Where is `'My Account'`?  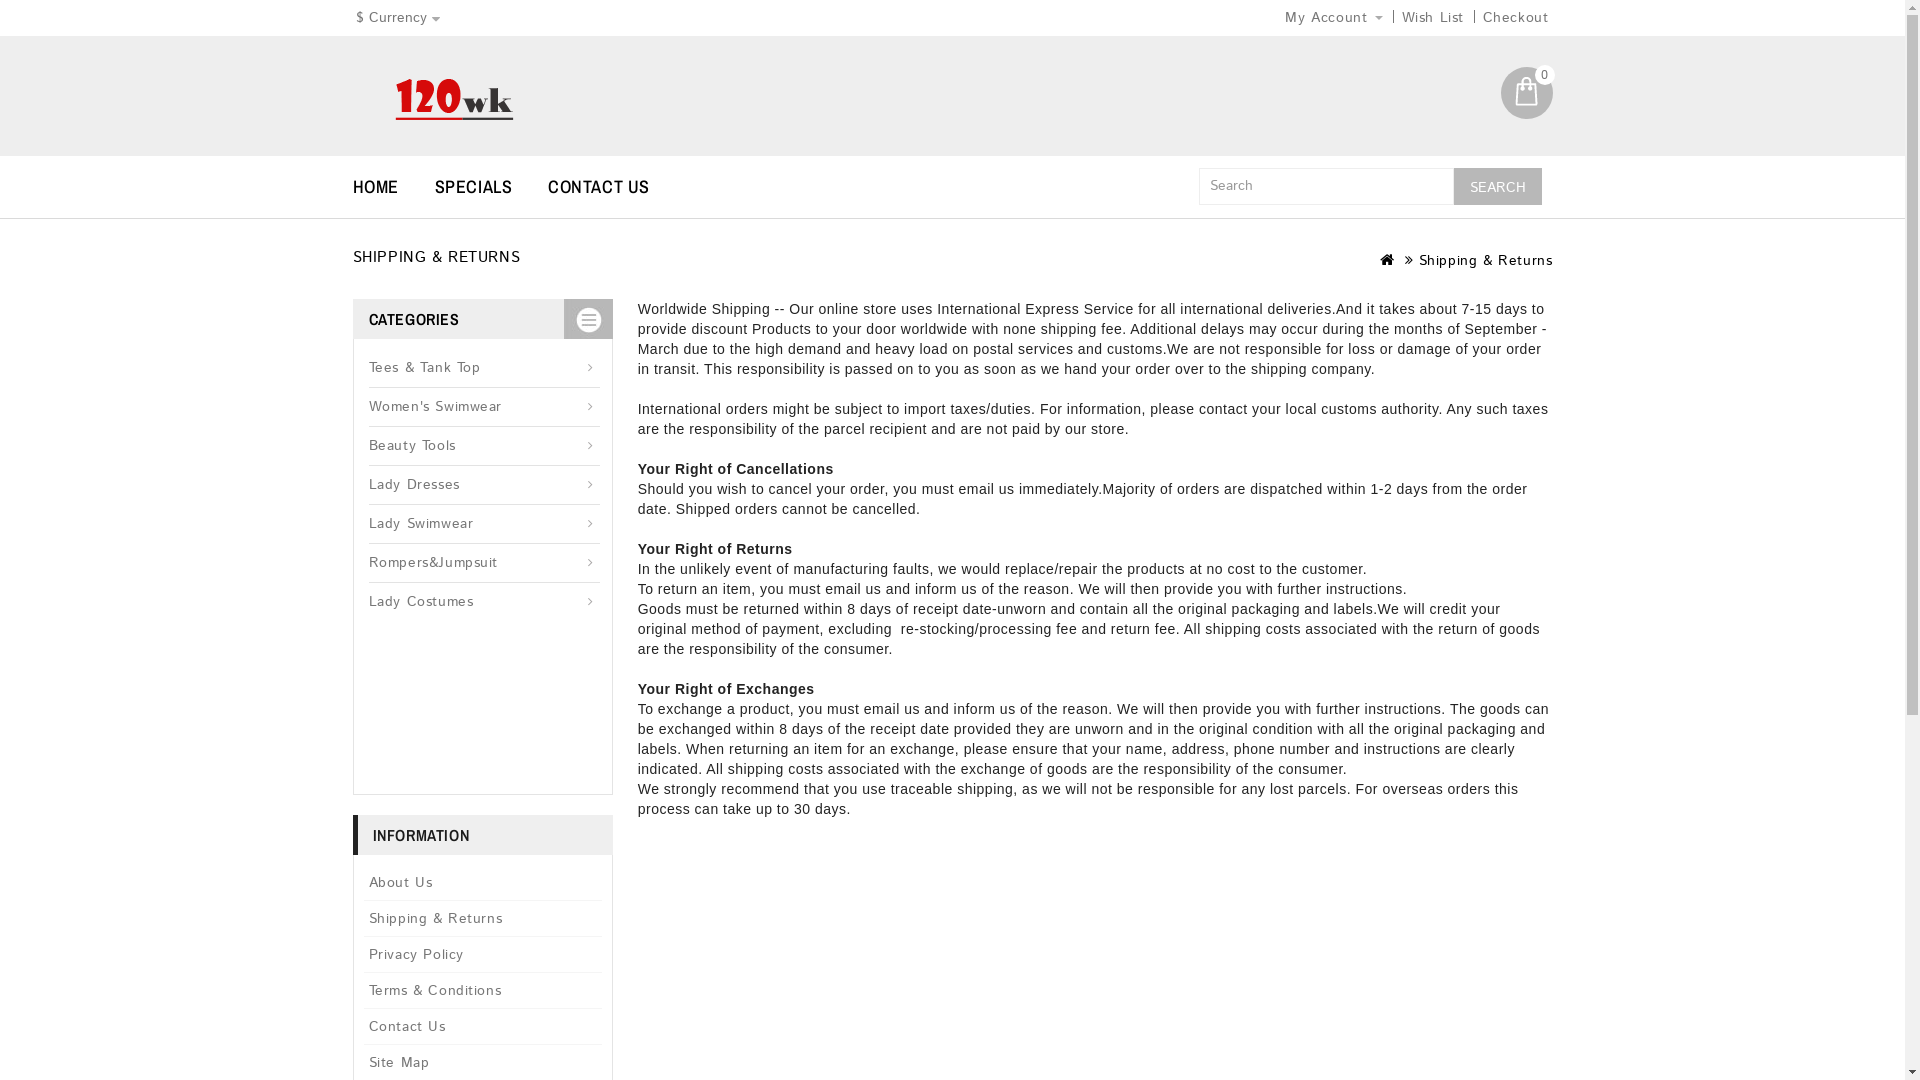
'My Account' is located at coordinates (1334, 18).